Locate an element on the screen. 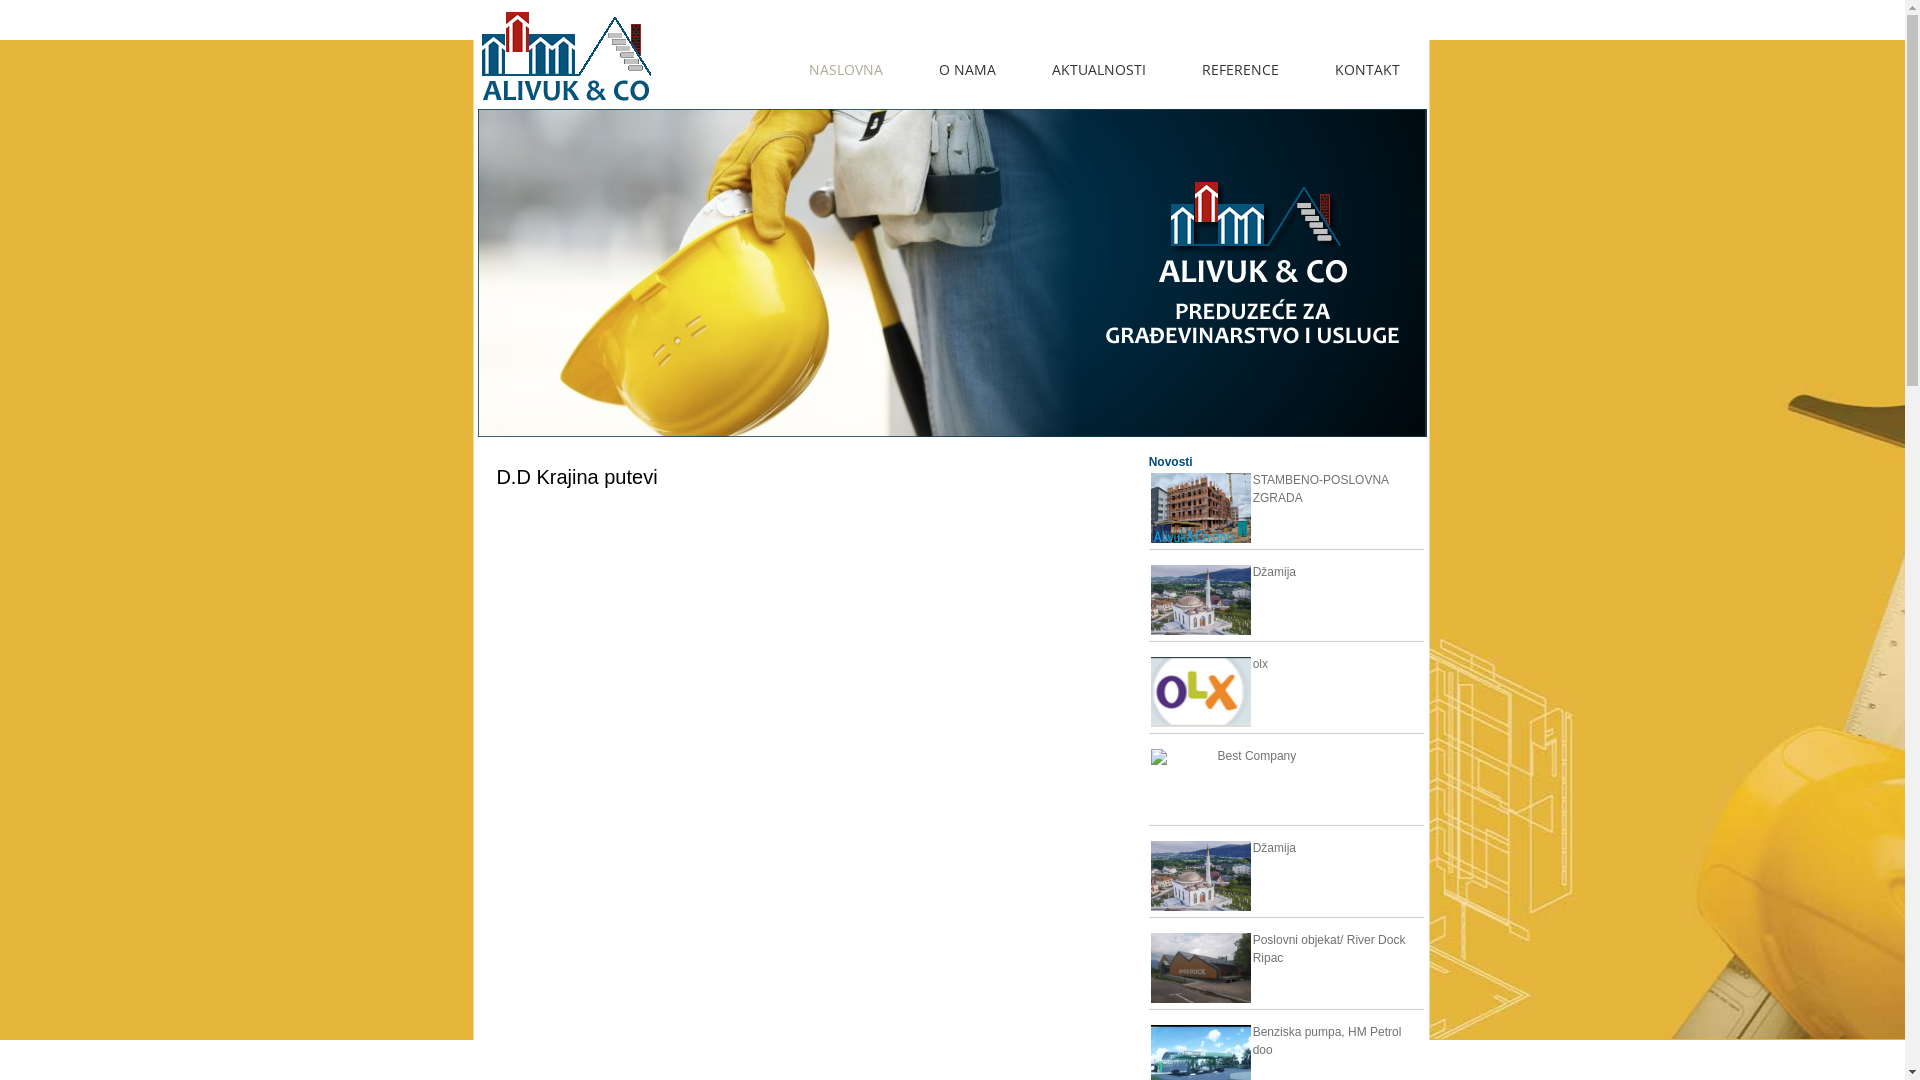  'Benziska pumpa, HM Petrol doo' is located at coordinates (1200, 1032).